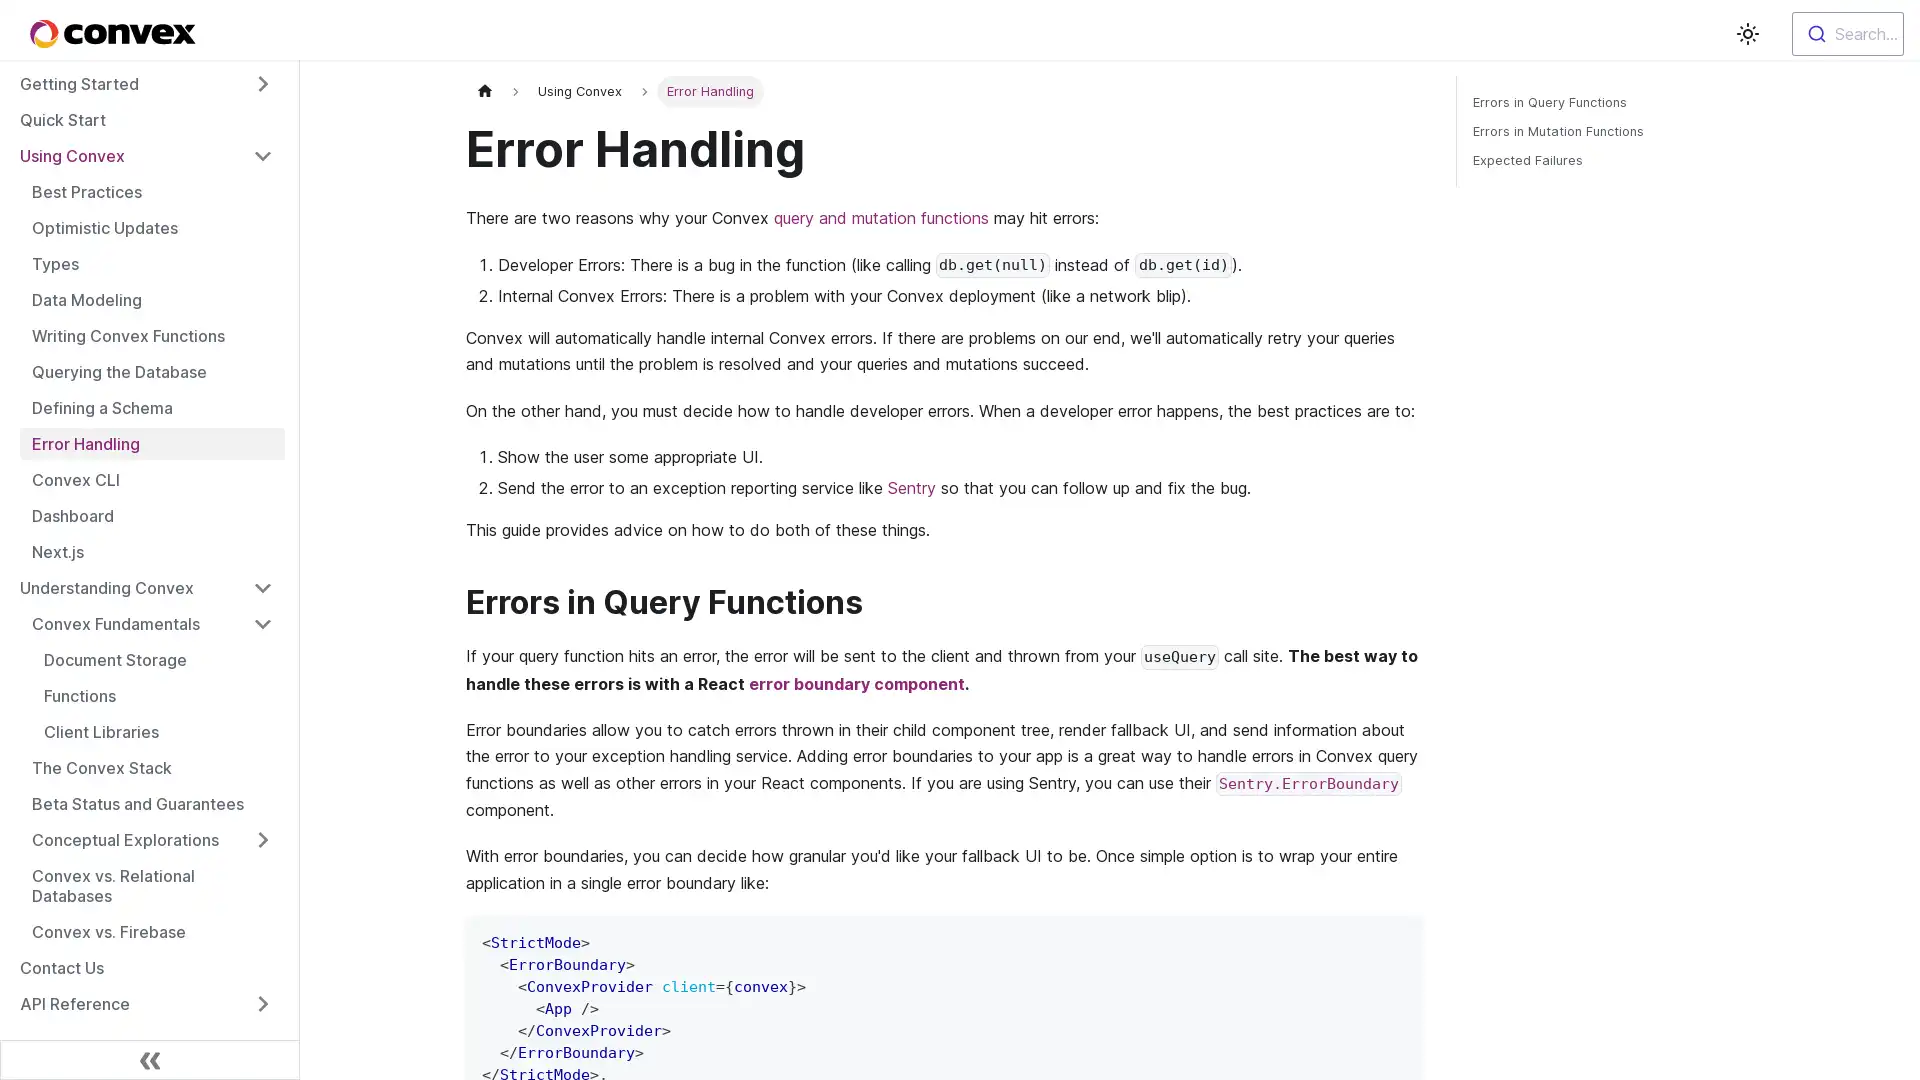 The width and height of the screenshot is (1920, 1080). What do you see at coordinates (262, 623) in the screenshot?
I see `Toggle the collapsible sidebar category 'Convex Fundamentals'` at bounding box center [262, 623].